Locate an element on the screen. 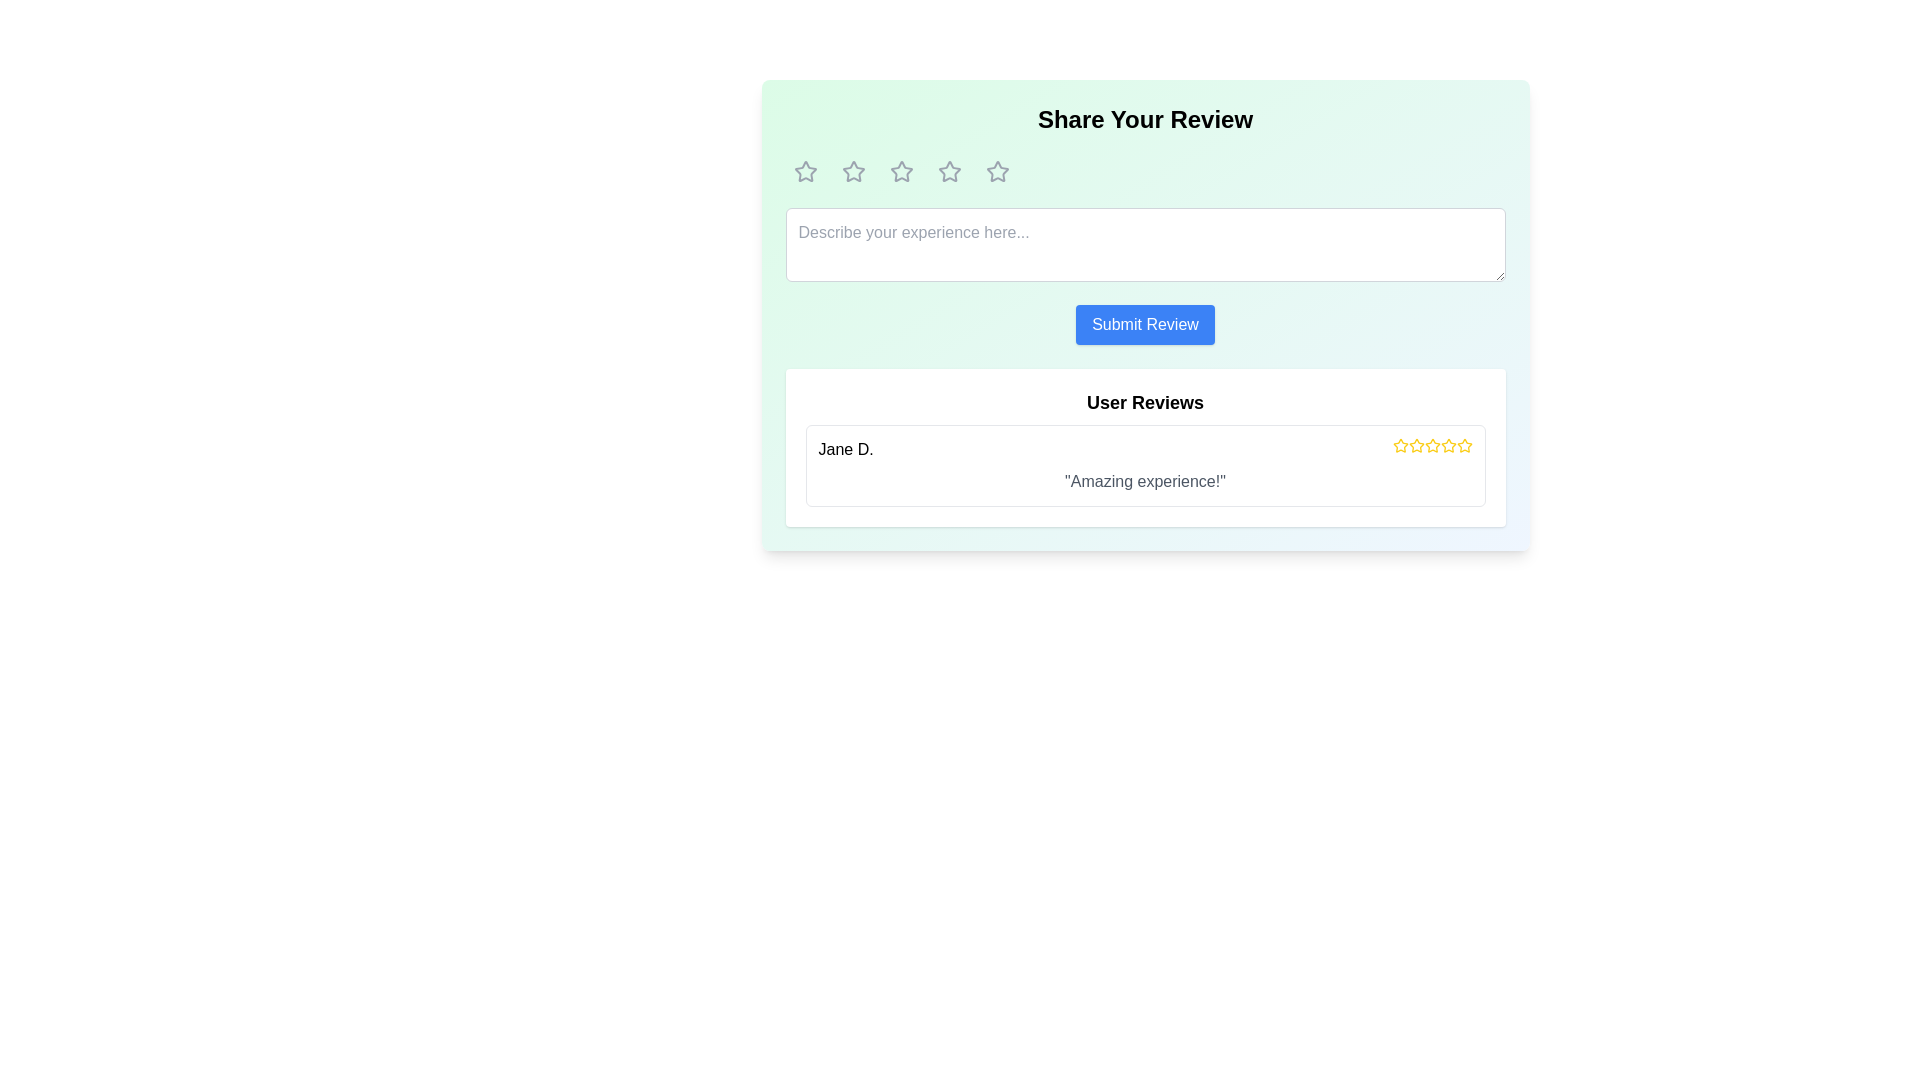 This screenshot has height=1080, width=1920. the fifth star icon in the horizontal sequence of rating stars located at the lower right of the 'User Reviews' section is located at coordinates (1464, 444).